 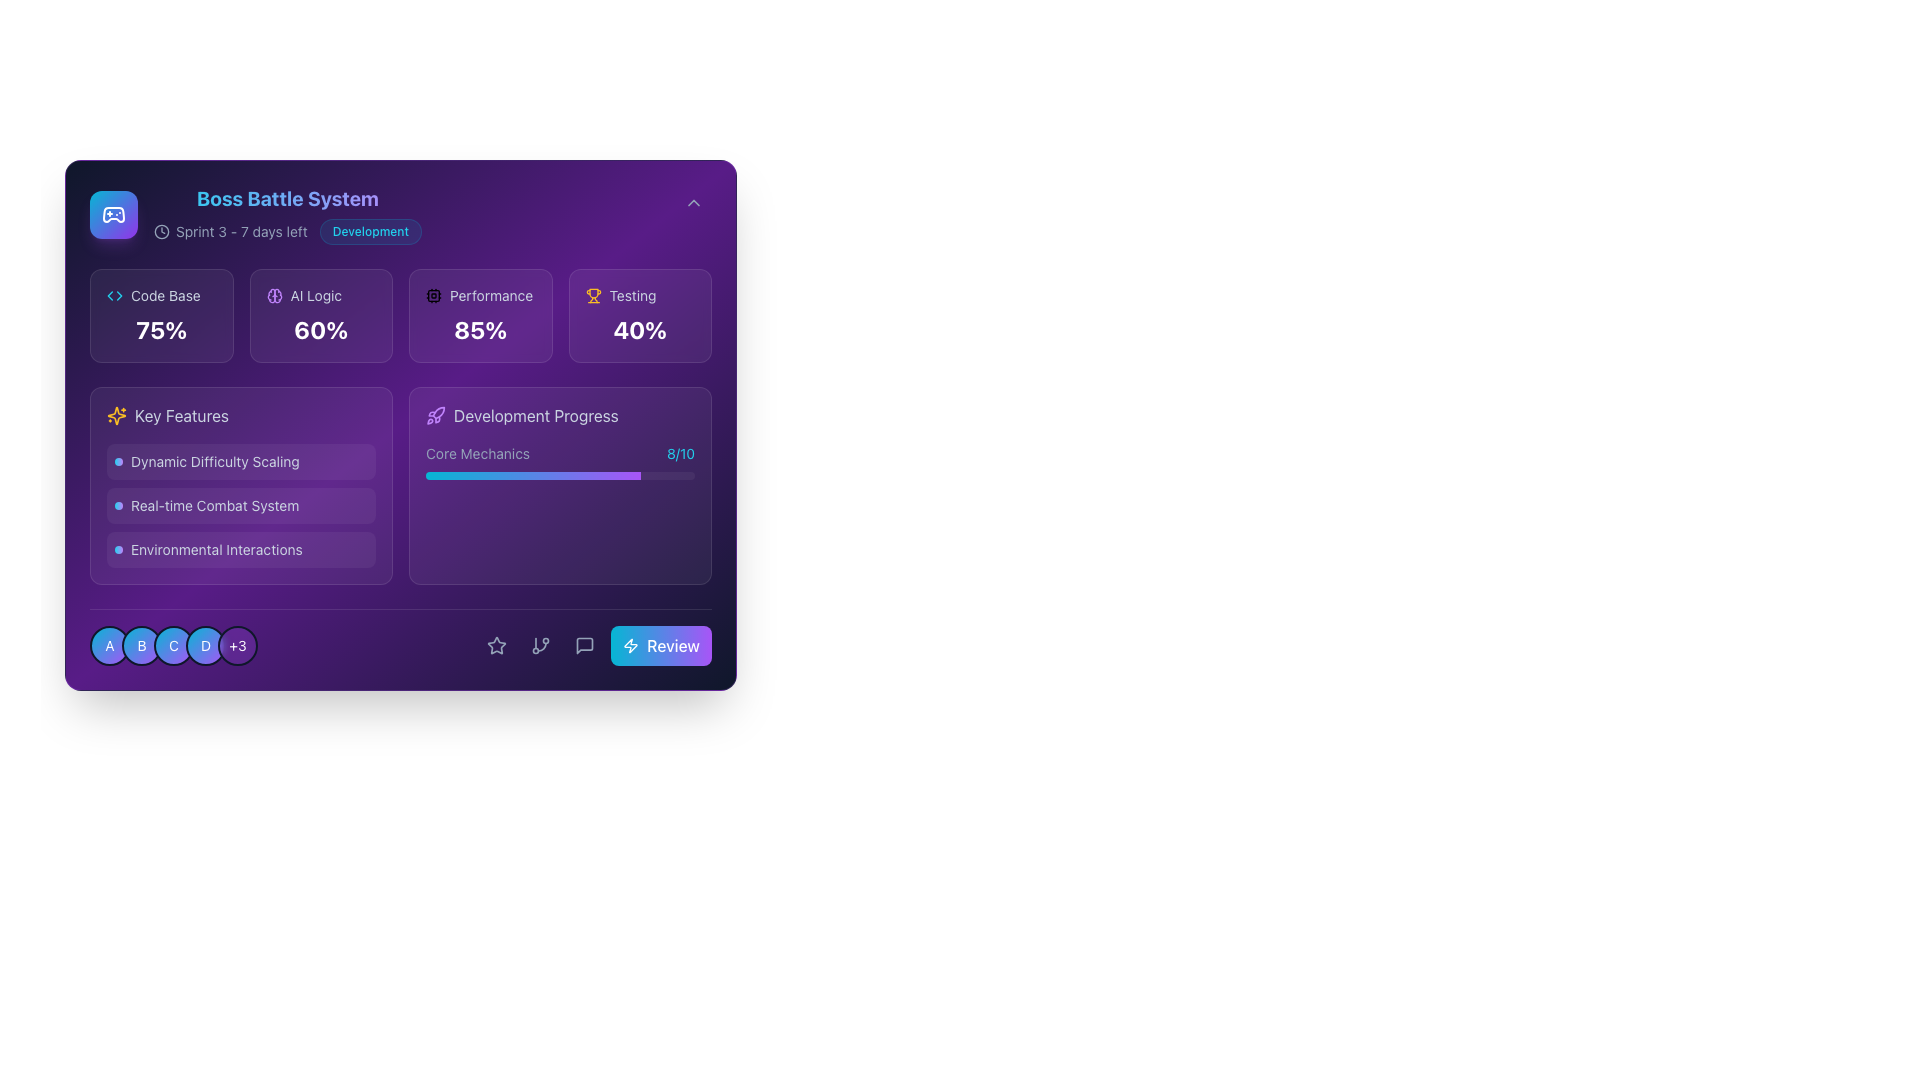 What do you see at coordinates (592, 293) in the screenshot?
I see `the trophy-like icon representing an award or achievement located in the 'Testing' section, positioned above the '40%' text and to the right of the section title` at bounding box center [592, 293].